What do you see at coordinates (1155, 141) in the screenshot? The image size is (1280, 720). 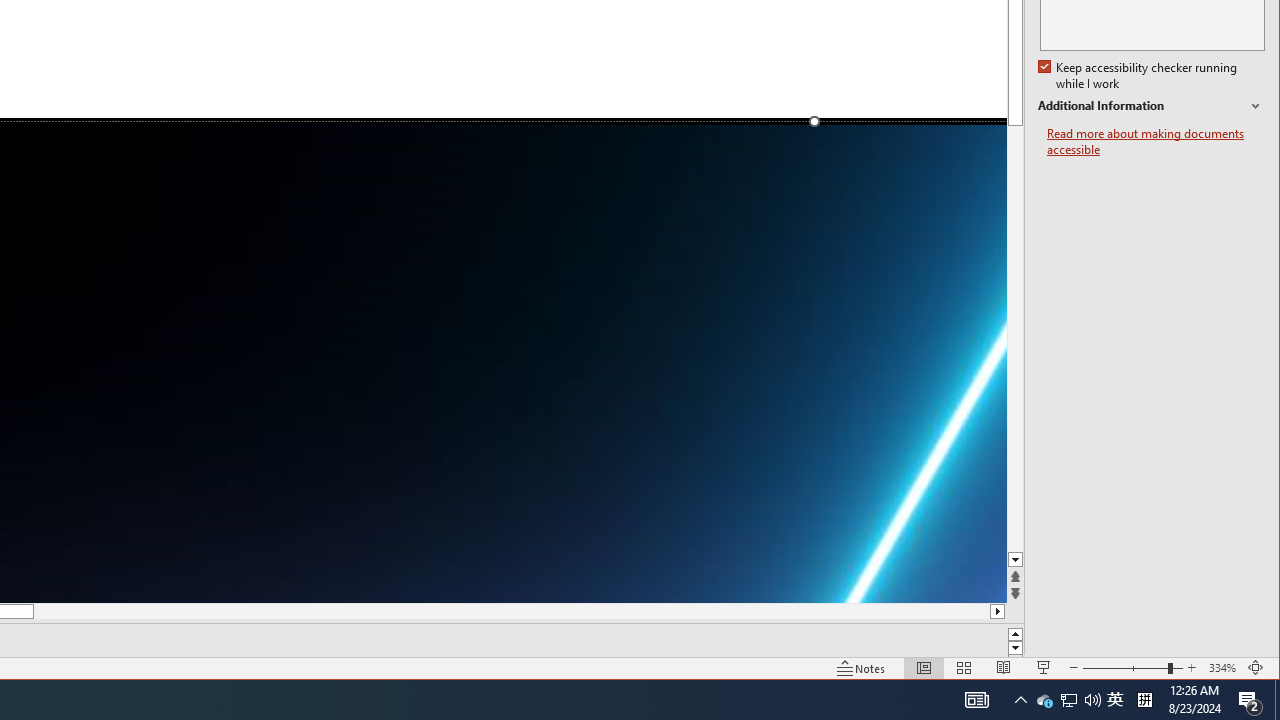 I see `'Read more about making documents accessible'` at bounding box center [1155, 141].